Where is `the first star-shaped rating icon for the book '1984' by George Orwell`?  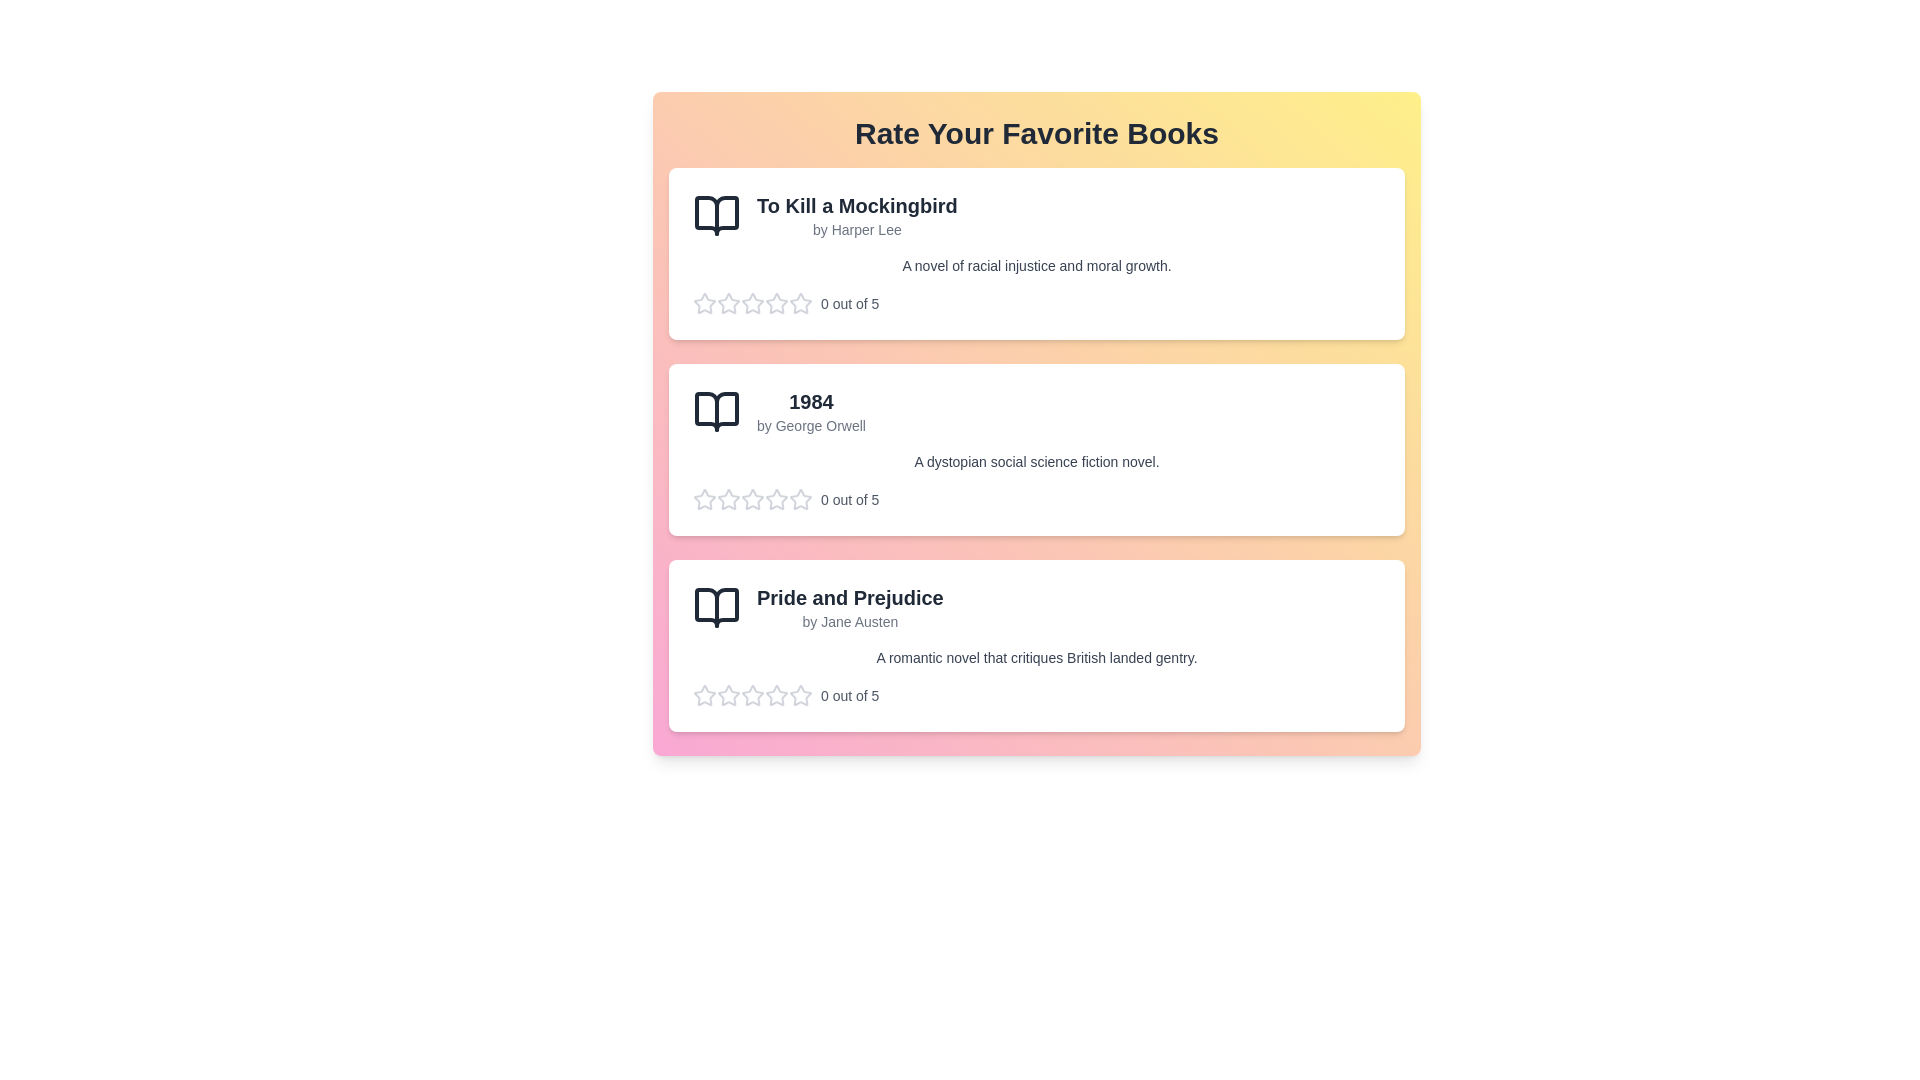
the first star-shaped rating icon for the book '1984' by George Orwell is located at coordinates (752, 498).